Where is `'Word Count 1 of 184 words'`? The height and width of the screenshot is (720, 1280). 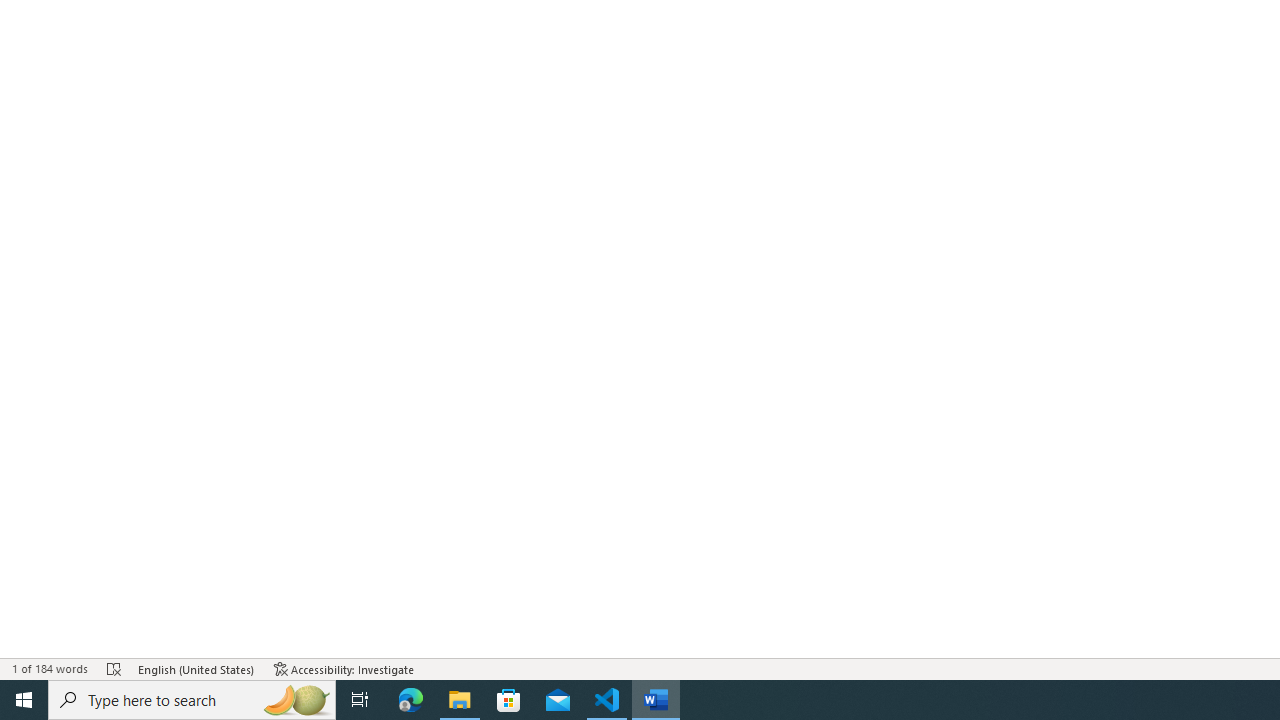 'Word Count 1 of 184 words' is located at coordinates (49, 669).